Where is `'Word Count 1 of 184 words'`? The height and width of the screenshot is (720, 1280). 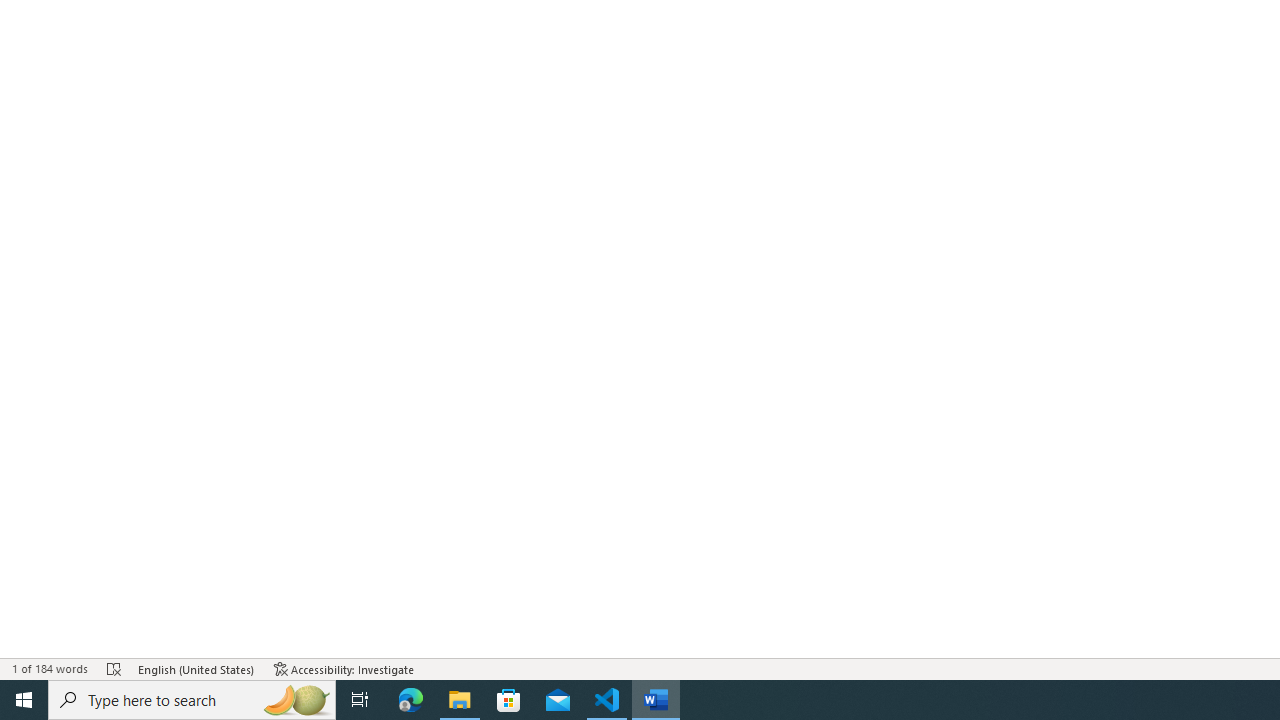 'Word Count 1 of 184 words' is located at coordinates (49, 669).